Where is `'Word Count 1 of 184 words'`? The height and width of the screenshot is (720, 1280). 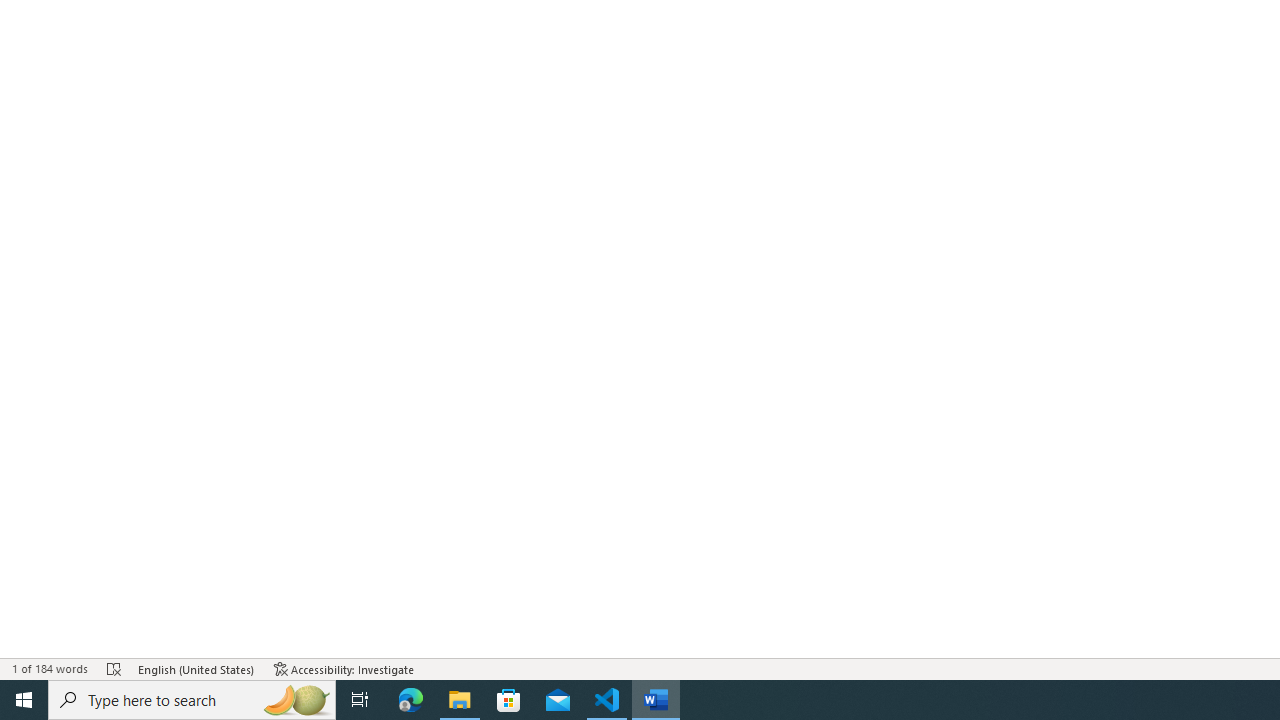 'Word Count 1 of 184 words' is located at coordinates (49, 669).